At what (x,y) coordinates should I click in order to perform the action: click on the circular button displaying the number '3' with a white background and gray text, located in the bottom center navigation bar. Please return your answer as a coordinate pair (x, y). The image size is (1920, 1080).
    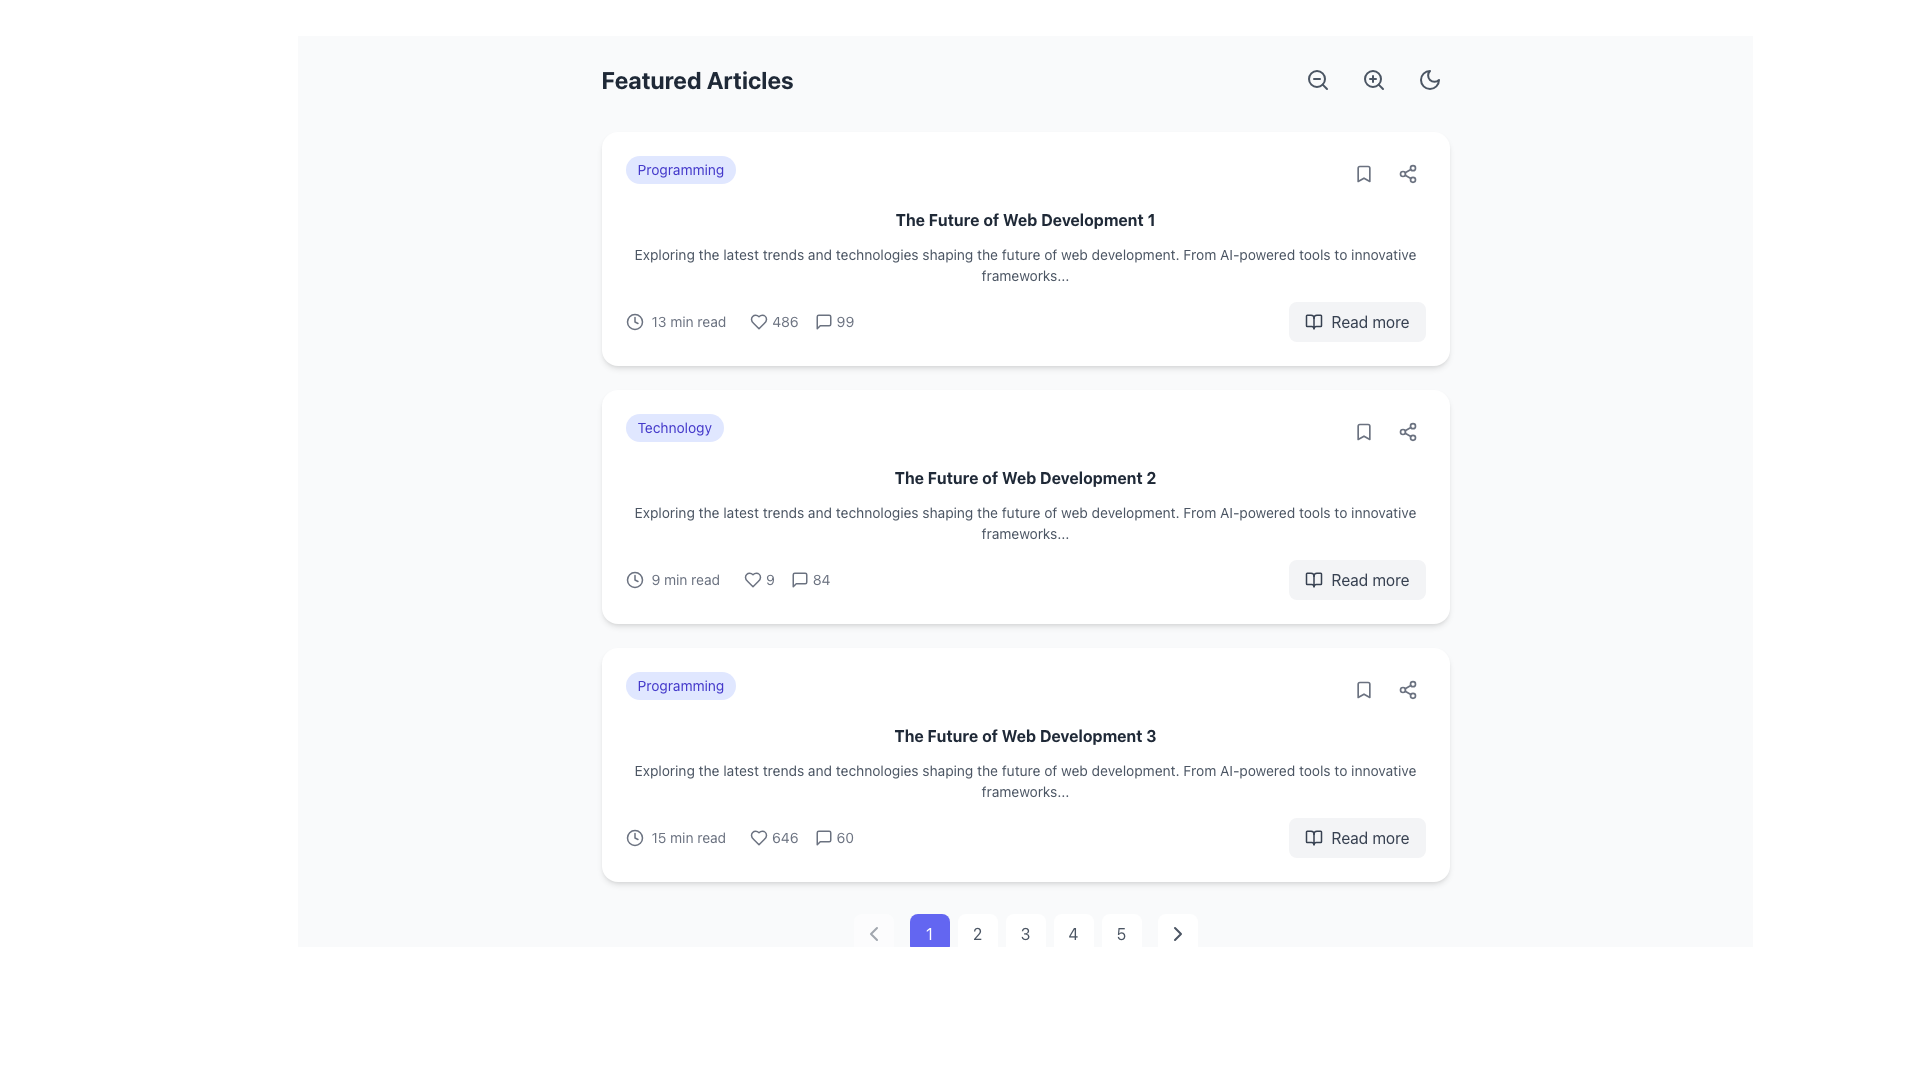
    Looking at the image, I should click on (1025, 933).